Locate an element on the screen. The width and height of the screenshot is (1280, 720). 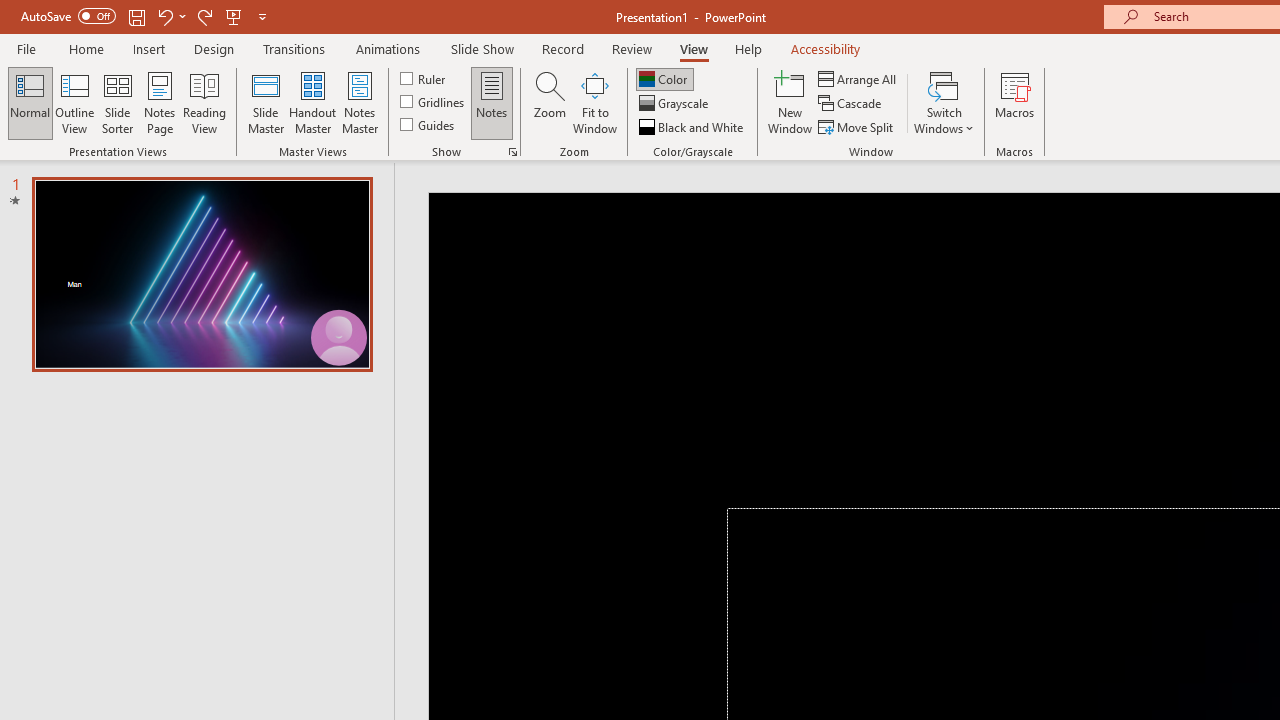
'Cascade' is located at coordinates (851, 103).